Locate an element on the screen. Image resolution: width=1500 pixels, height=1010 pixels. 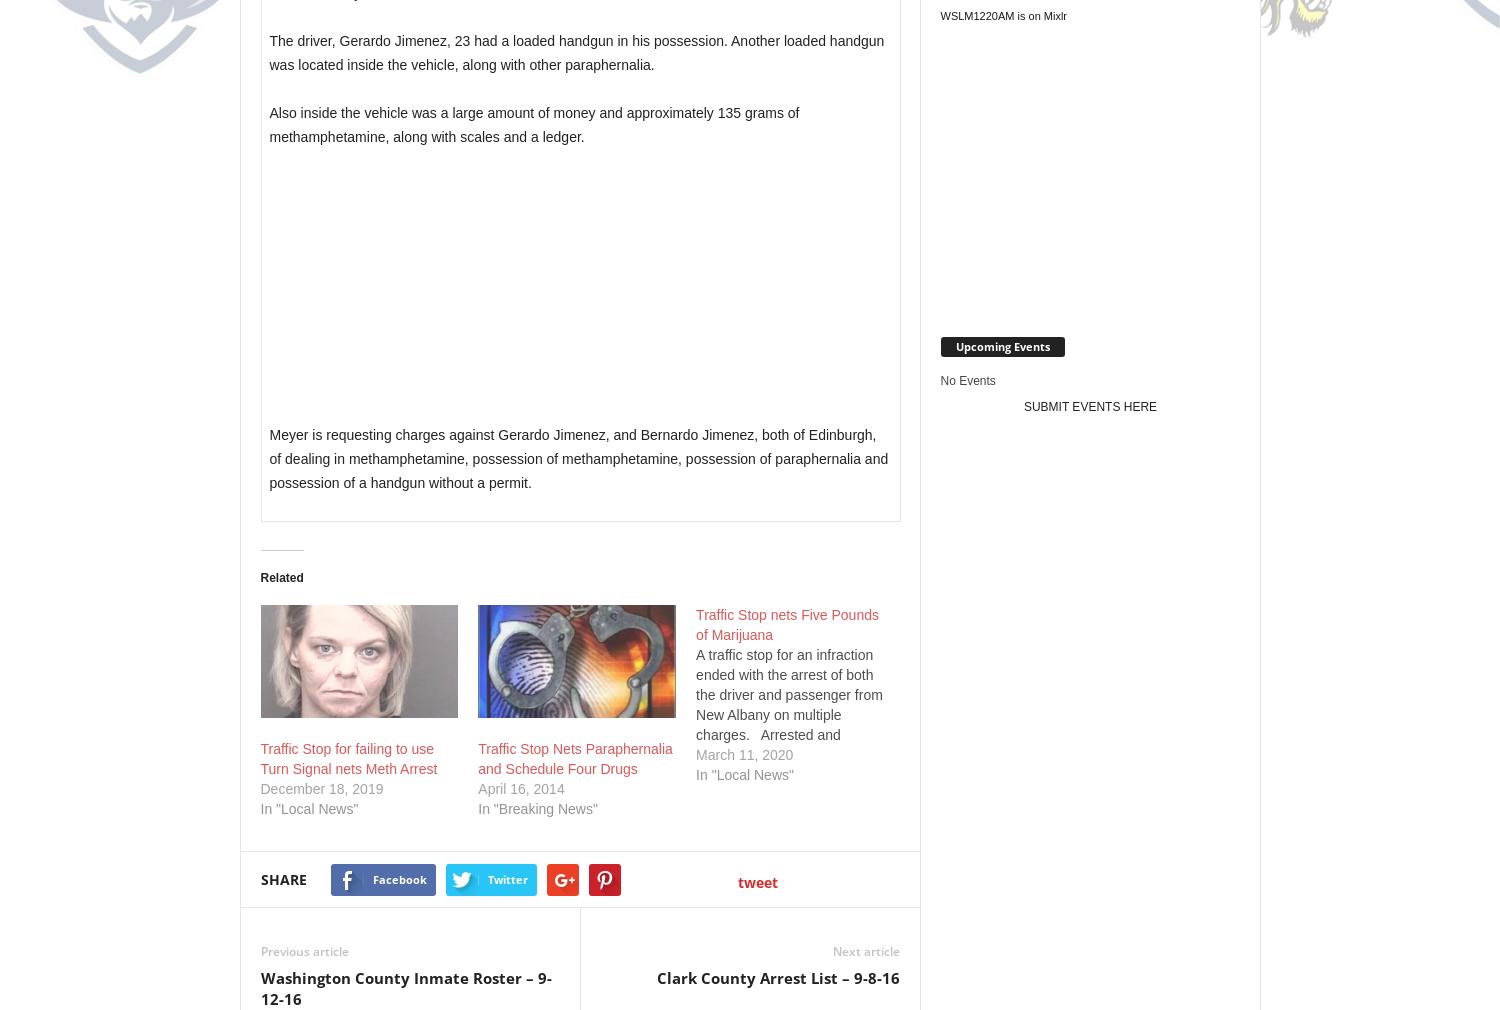
'Twitter' is located at coordinates (507, 878).